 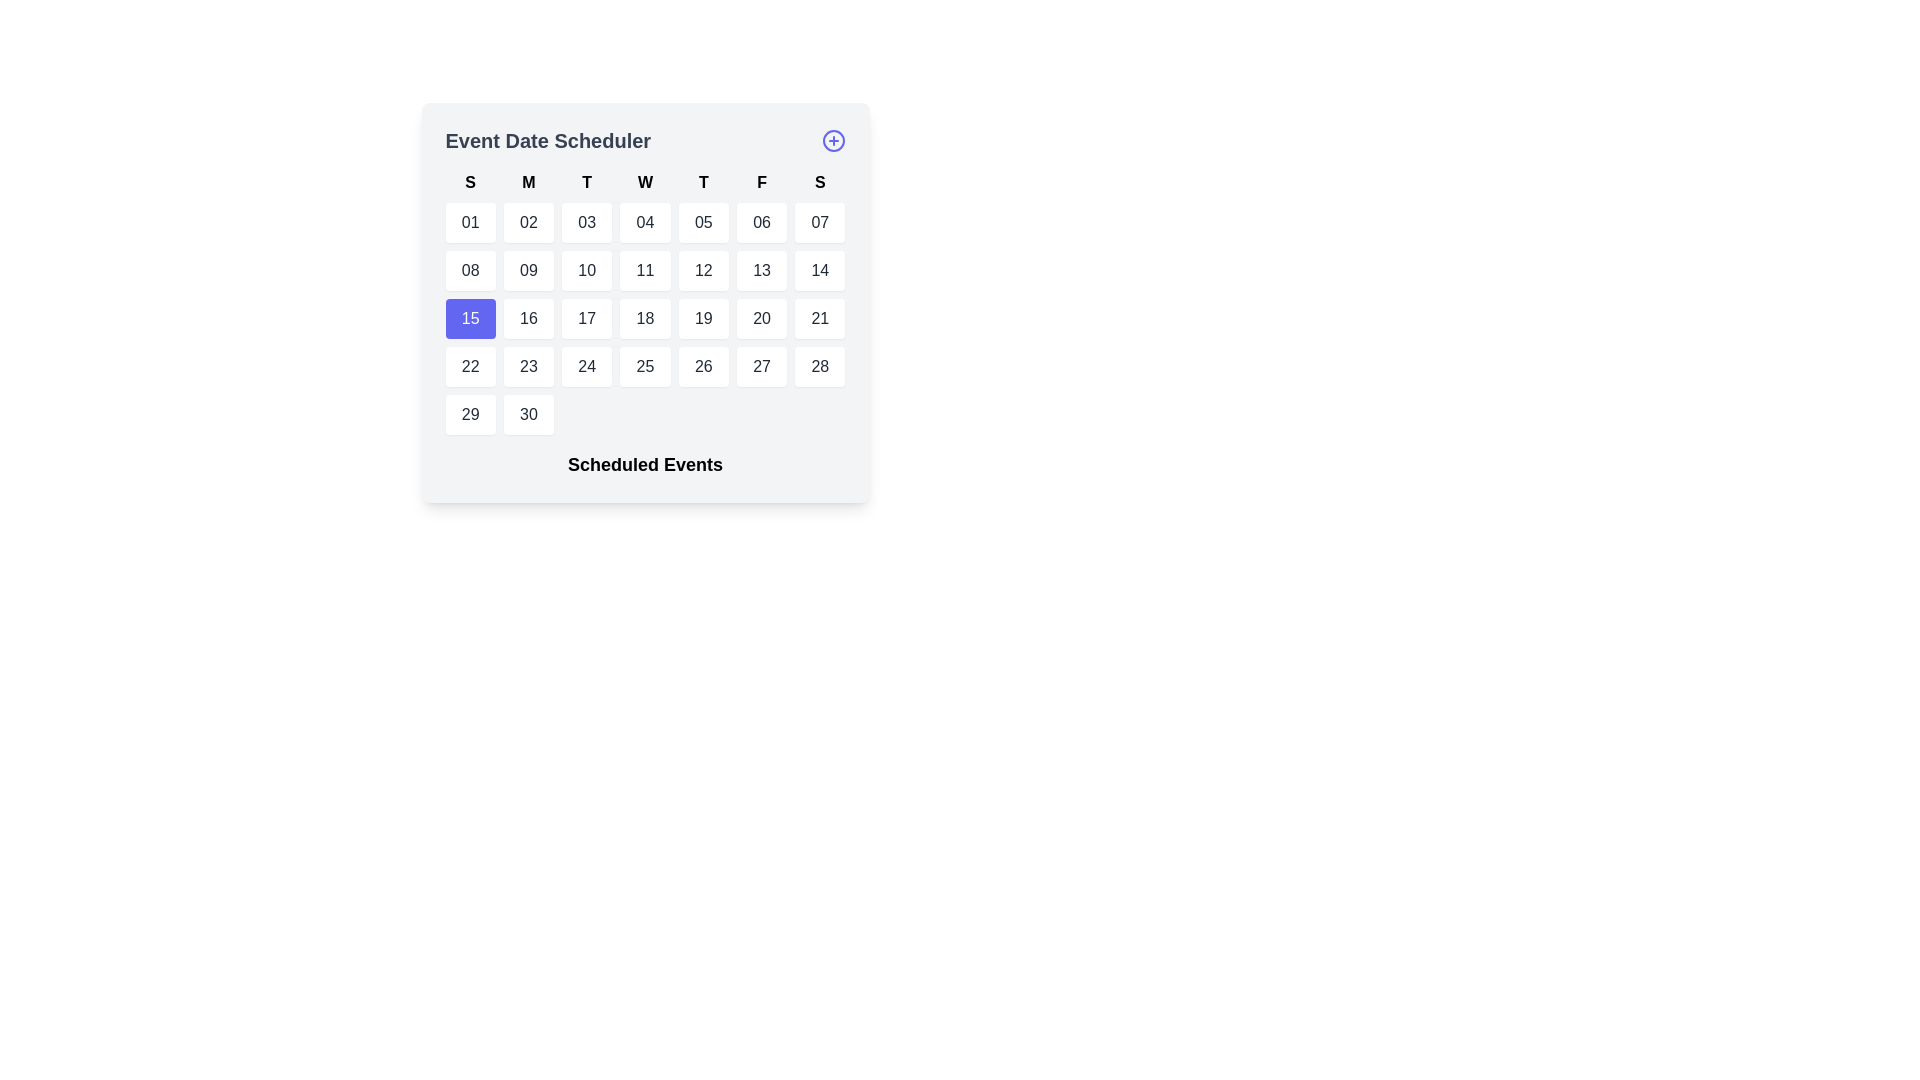 I want to click on the date selector button labeled '06' in the second row and sixth column of the calendar grid, so click(x=761, y=223).